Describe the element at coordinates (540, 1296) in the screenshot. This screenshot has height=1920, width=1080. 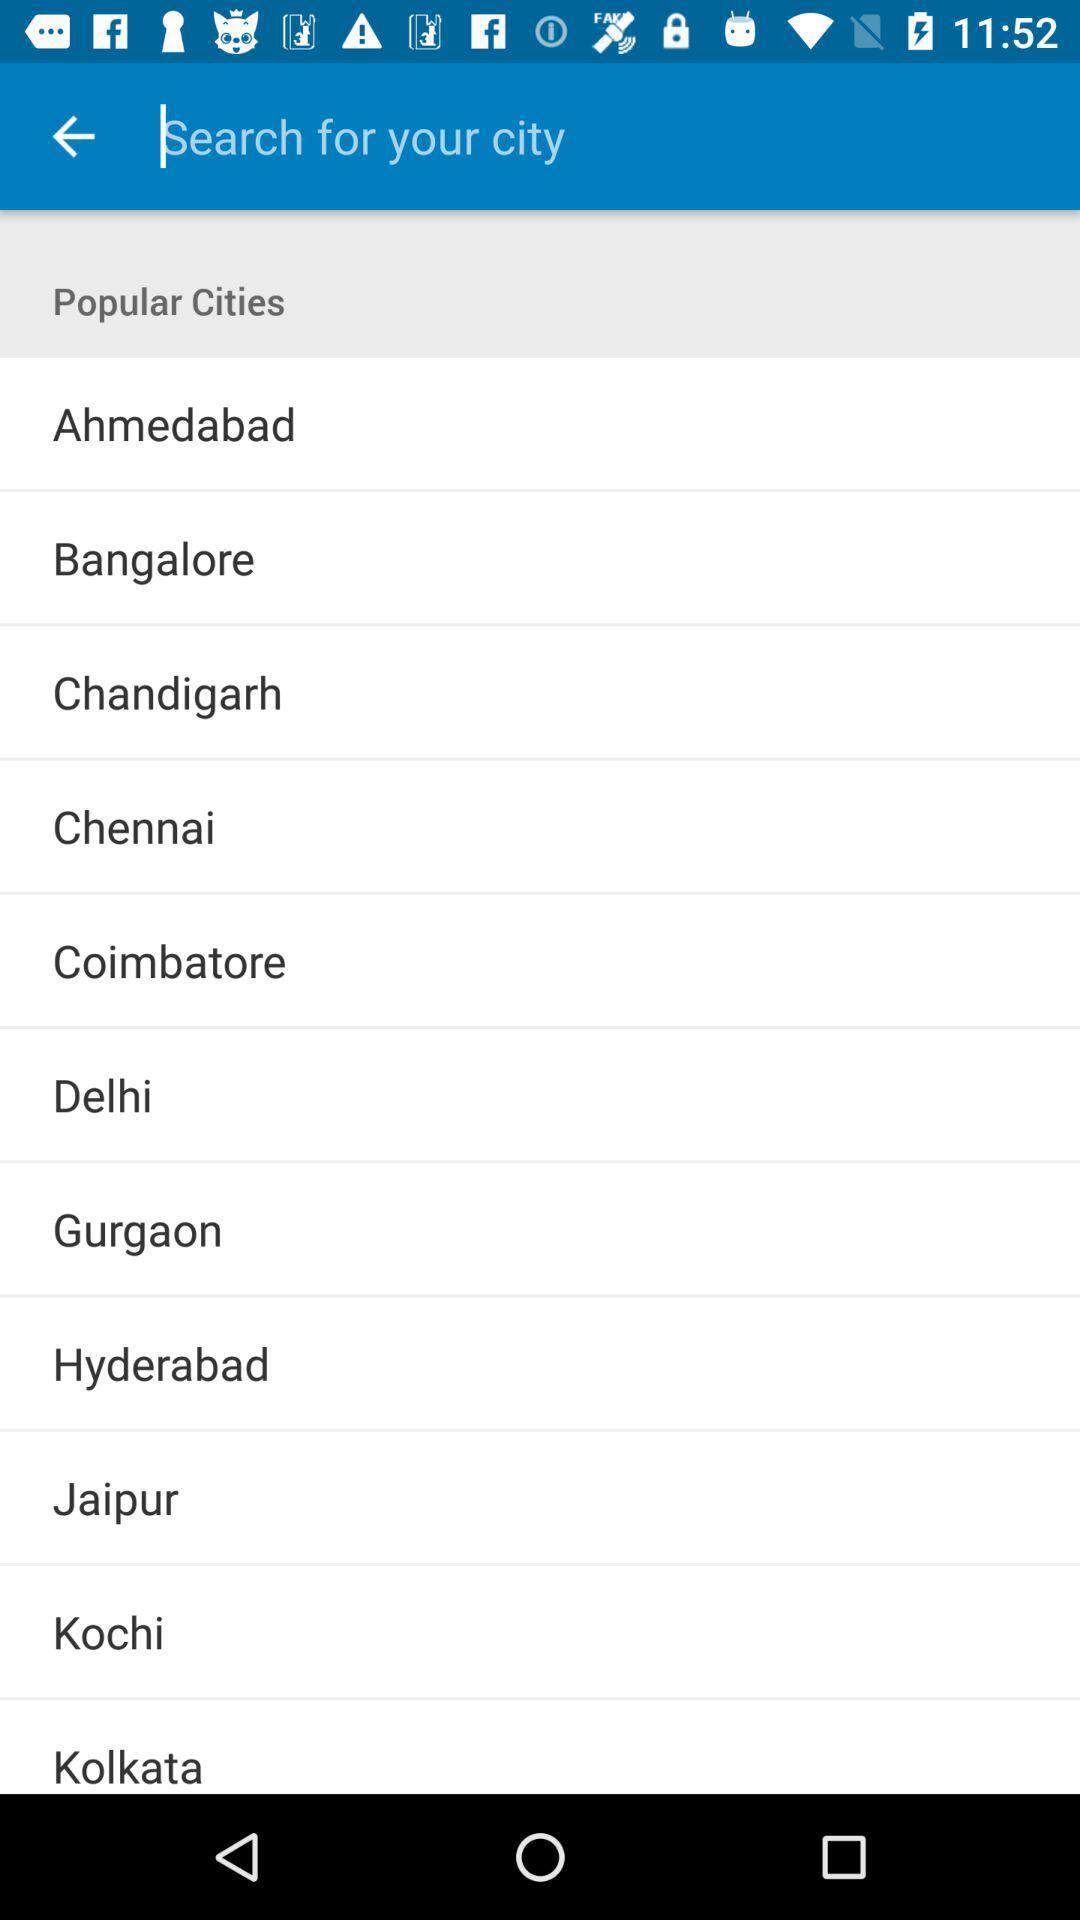
I see `the item below the gurgaon item` at that location.